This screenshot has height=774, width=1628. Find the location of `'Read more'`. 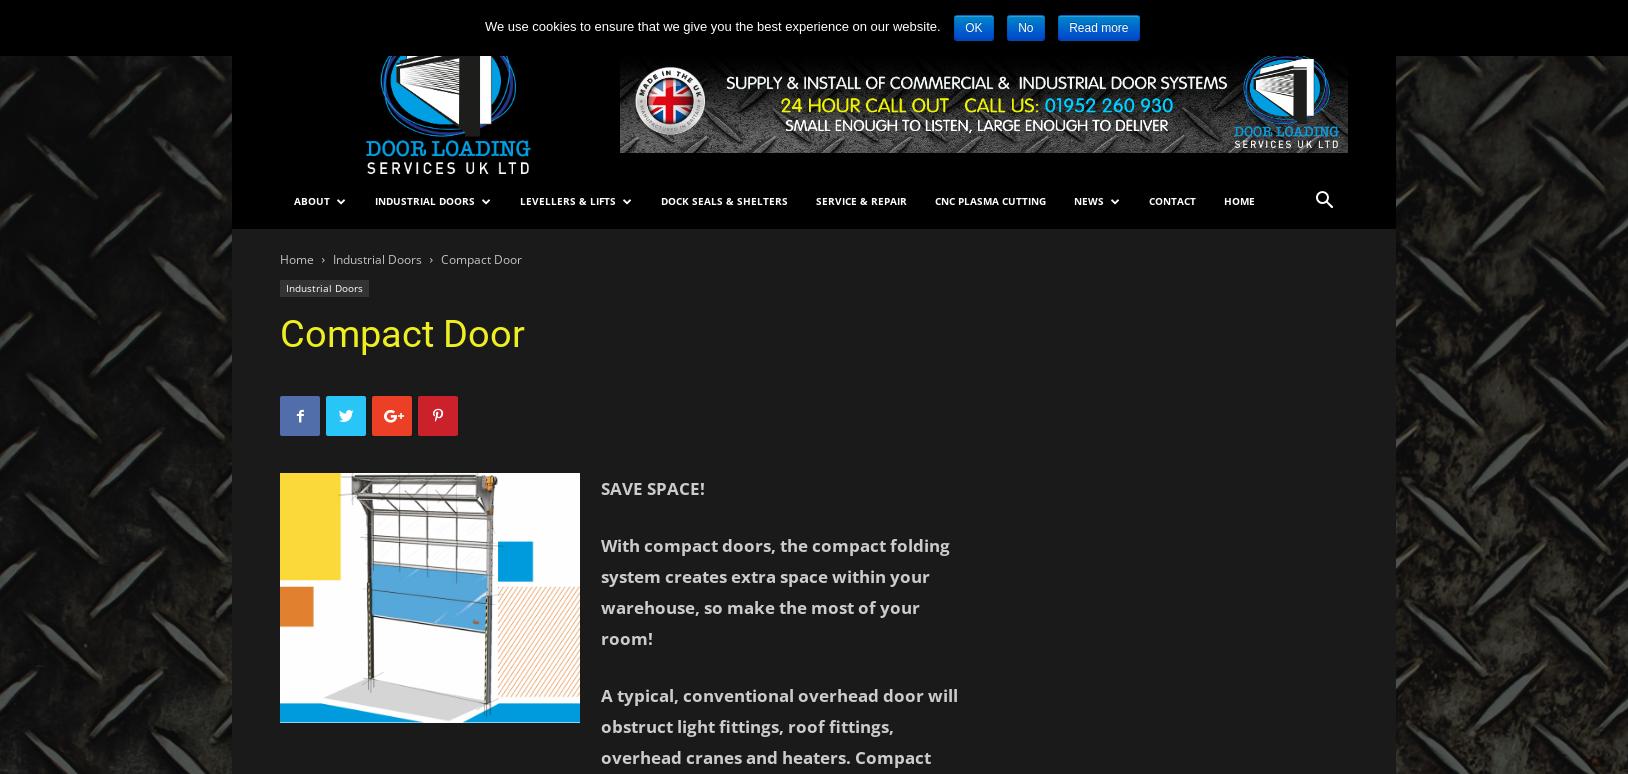

'Read more' is located at coordinates (1098, 28).